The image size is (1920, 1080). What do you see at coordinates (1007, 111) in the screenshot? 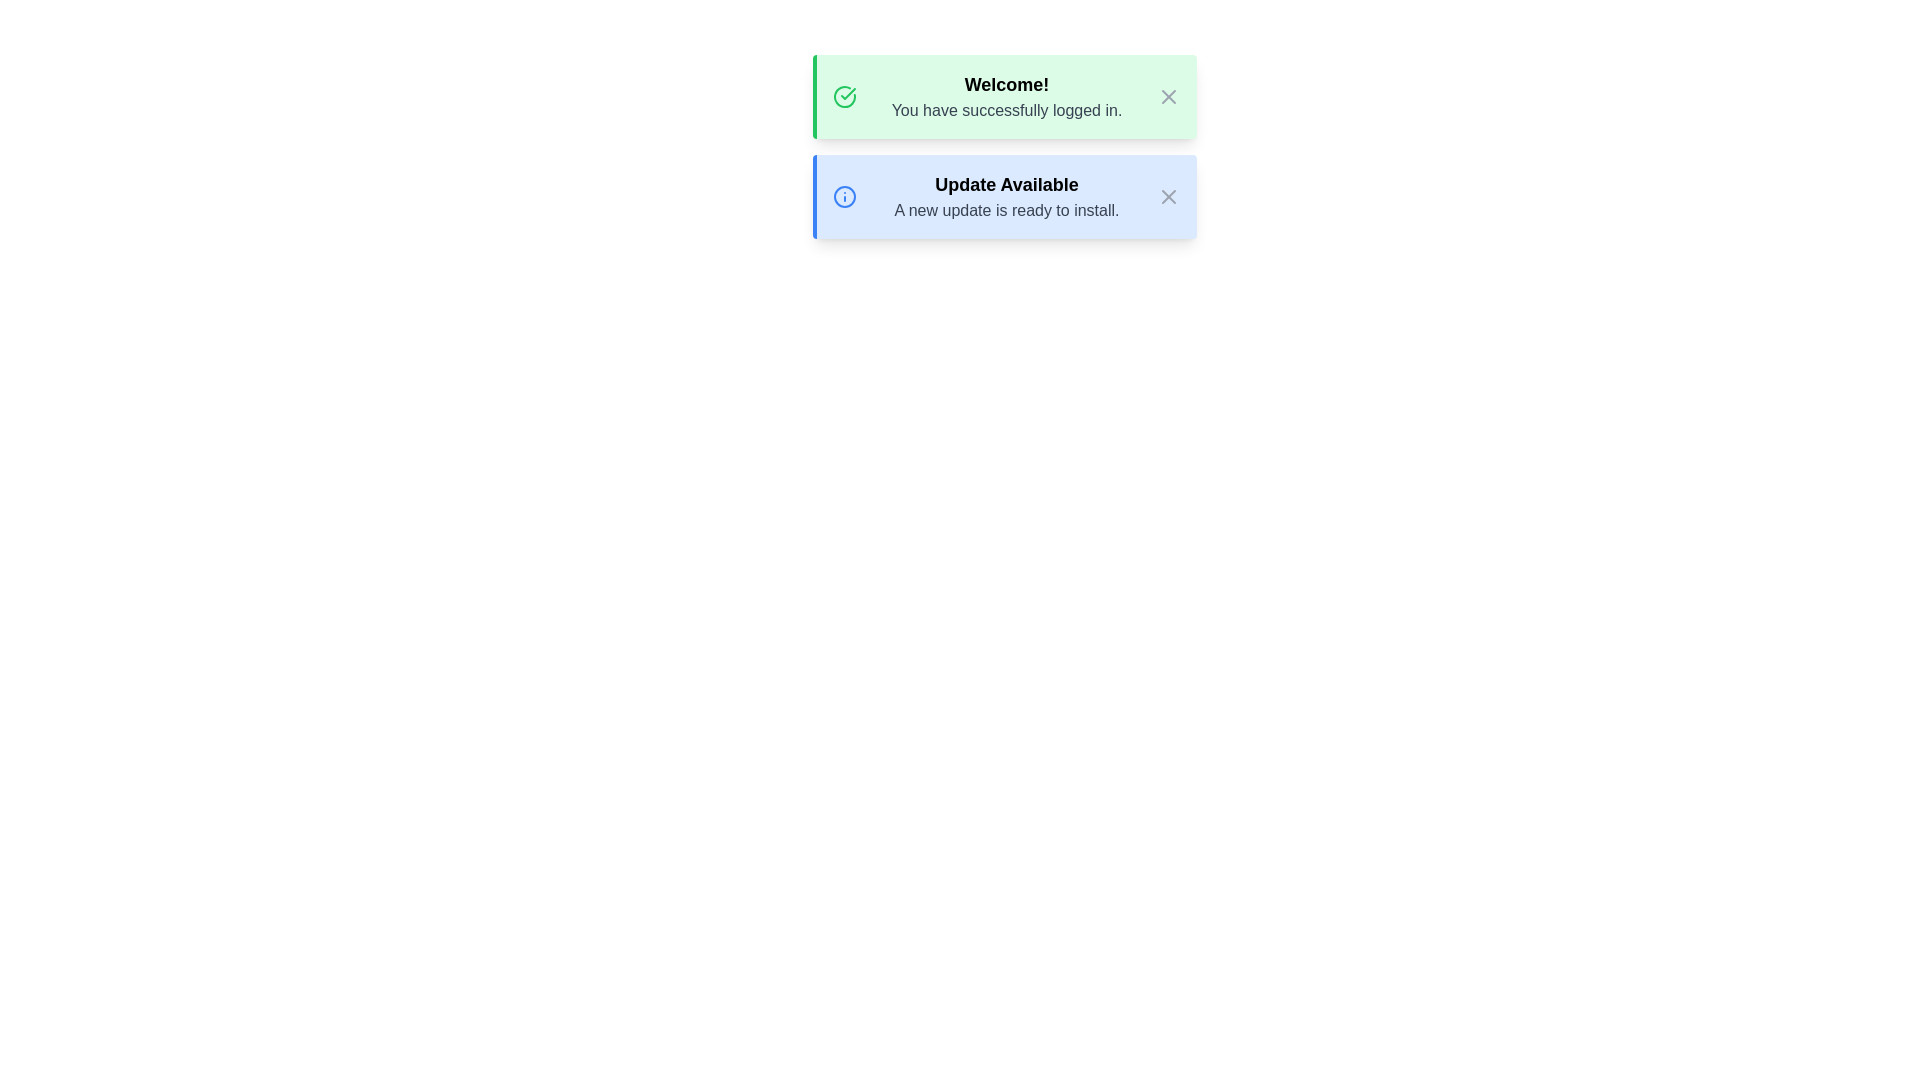
I see `the text label displaying 'You have successfully logged in.' which is located below the 'Welcome!' text in the success message layout` at bounding box center [1007, 111].